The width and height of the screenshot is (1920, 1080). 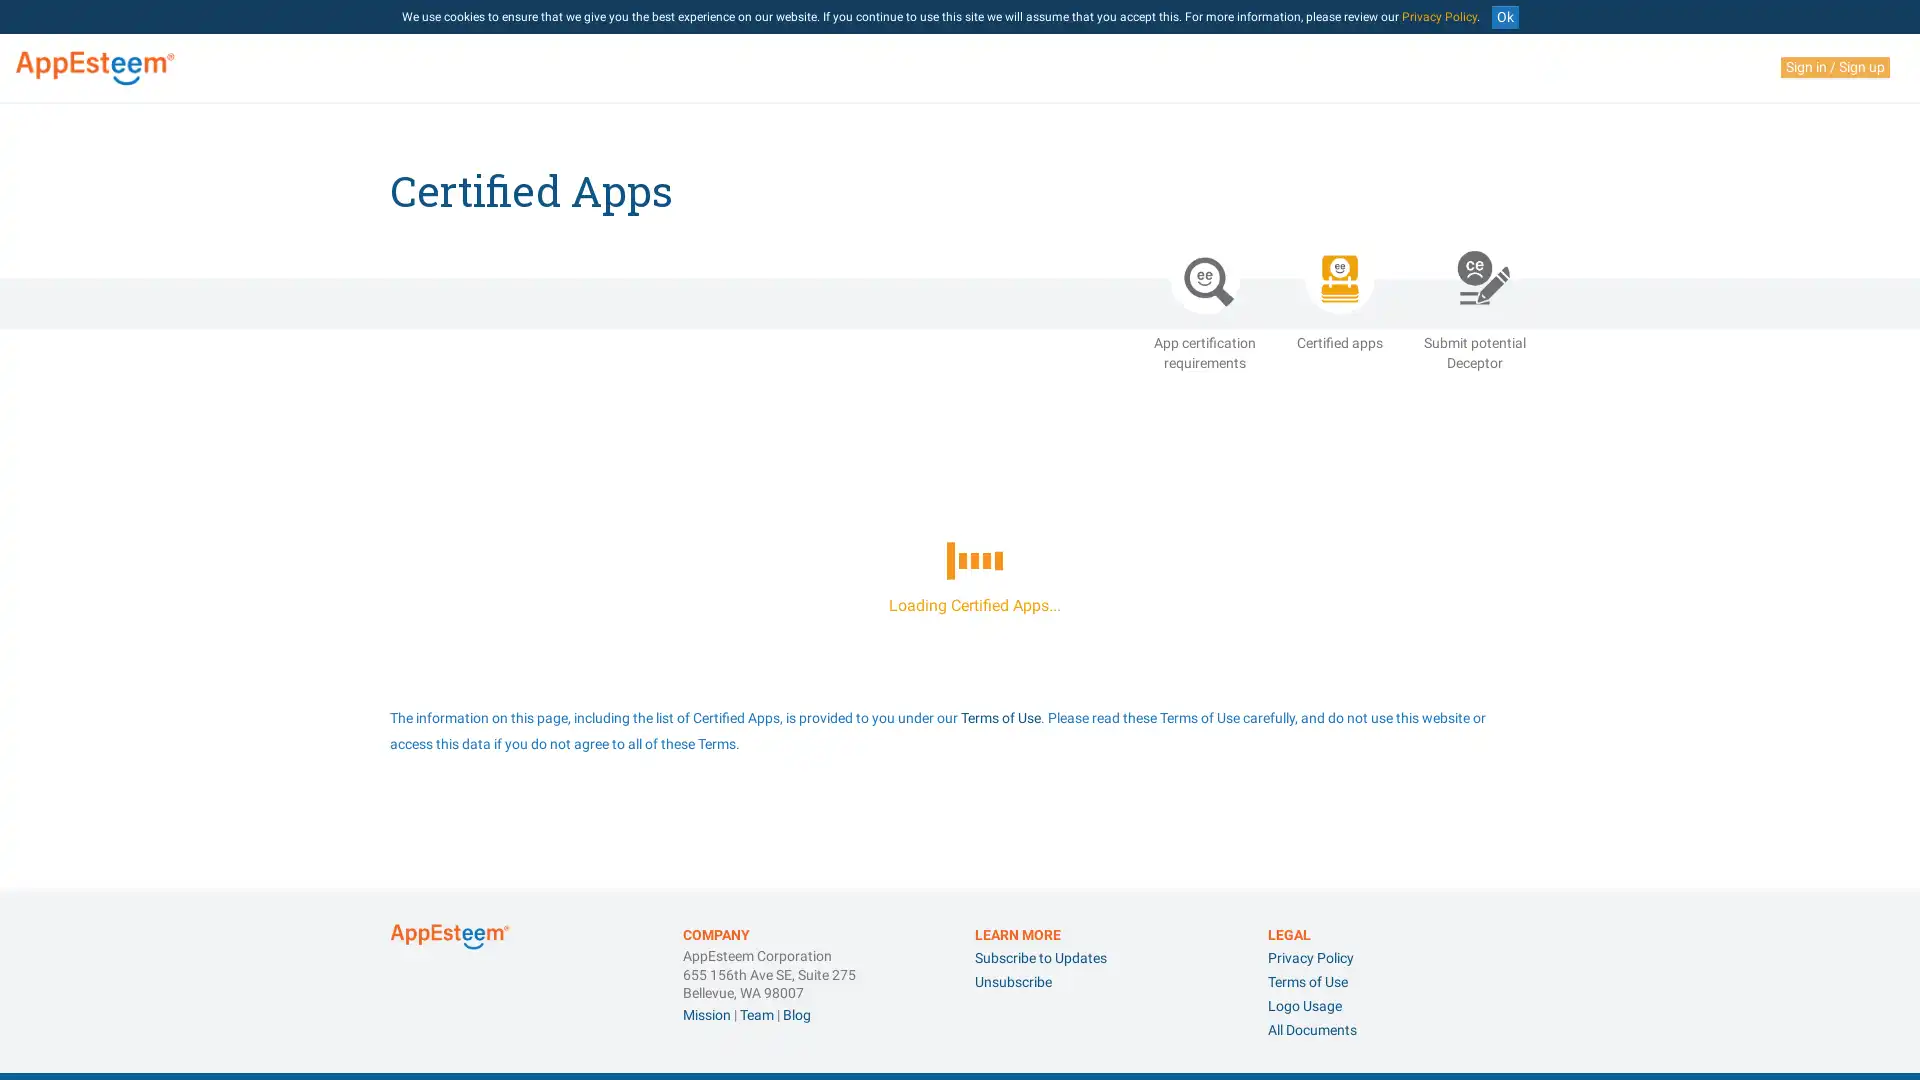 What do you see at coordinates (1835, 66) in the screenshot?
I see `Sign in / Sign up` at bounding box center [1835, 66].